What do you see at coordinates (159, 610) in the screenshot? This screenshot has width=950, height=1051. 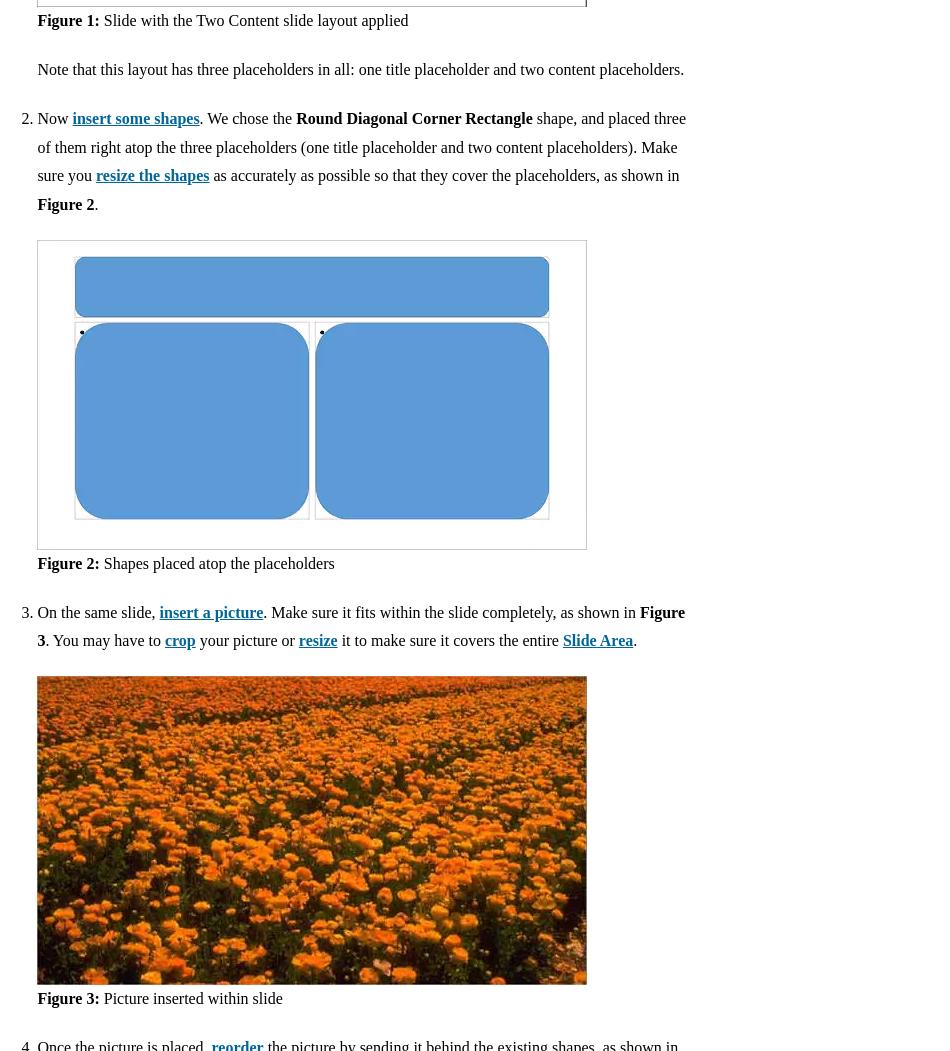 I see `'insert a picture'` at bounding box center [159, 610].